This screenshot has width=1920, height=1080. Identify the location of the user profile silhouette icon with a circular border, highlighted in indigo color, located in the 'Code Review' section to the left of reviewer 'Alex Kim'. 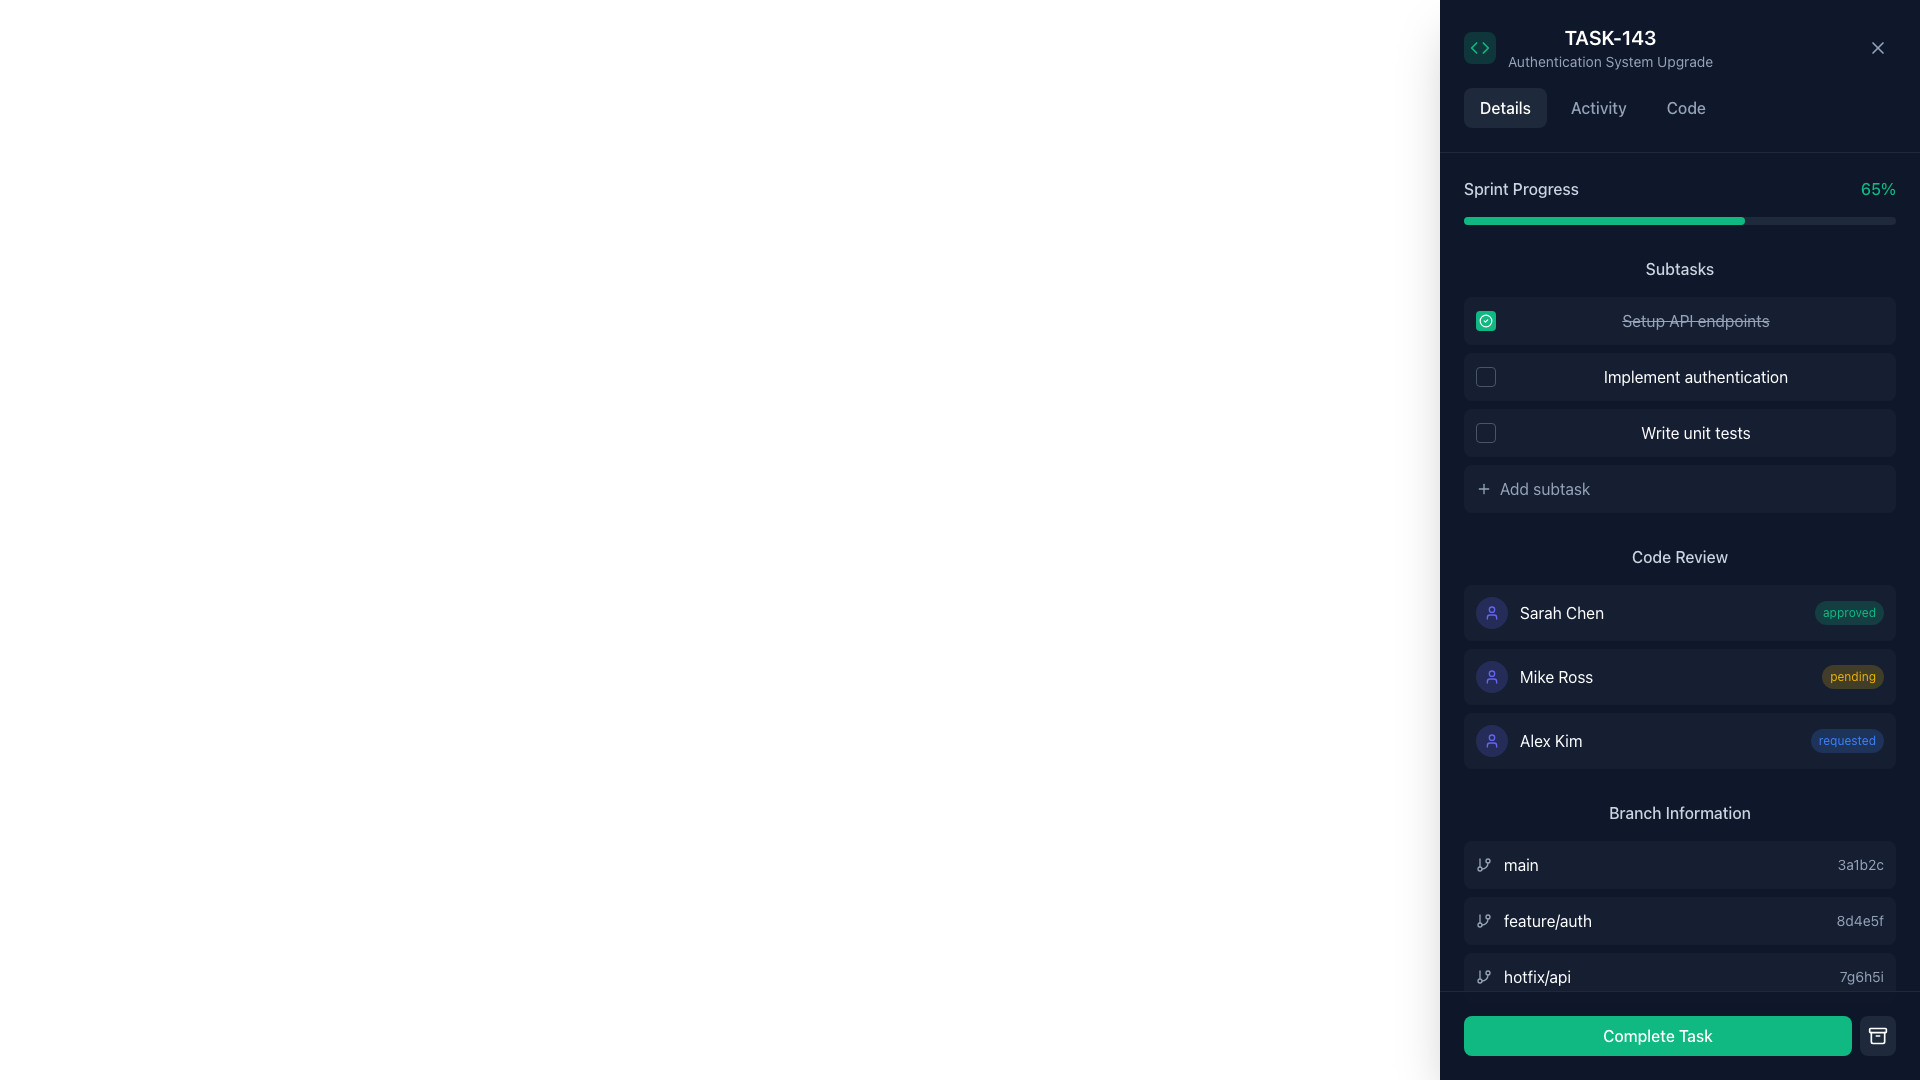
(1492, 676).